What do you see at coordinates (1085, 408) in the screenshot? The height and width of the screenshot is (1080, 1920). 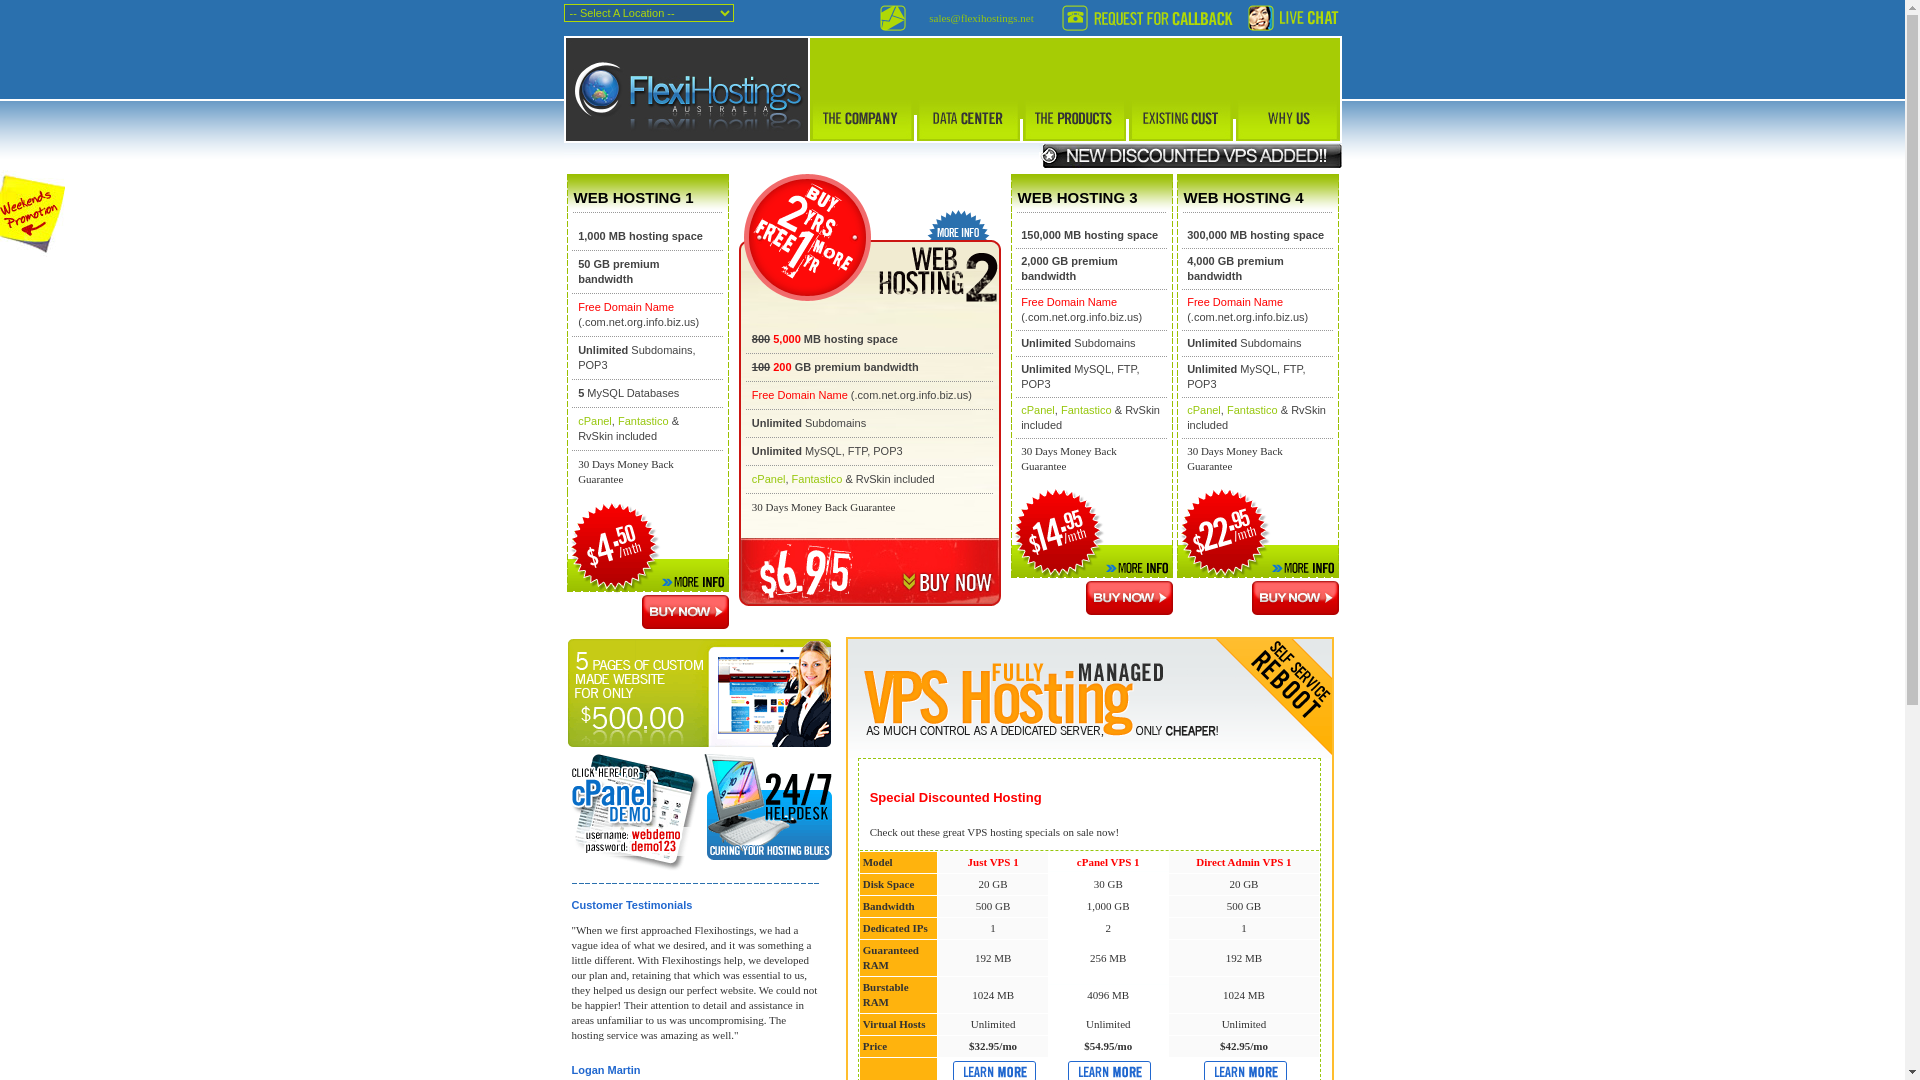 I see `'Fantastico'` at bounding box center [1085, 408].